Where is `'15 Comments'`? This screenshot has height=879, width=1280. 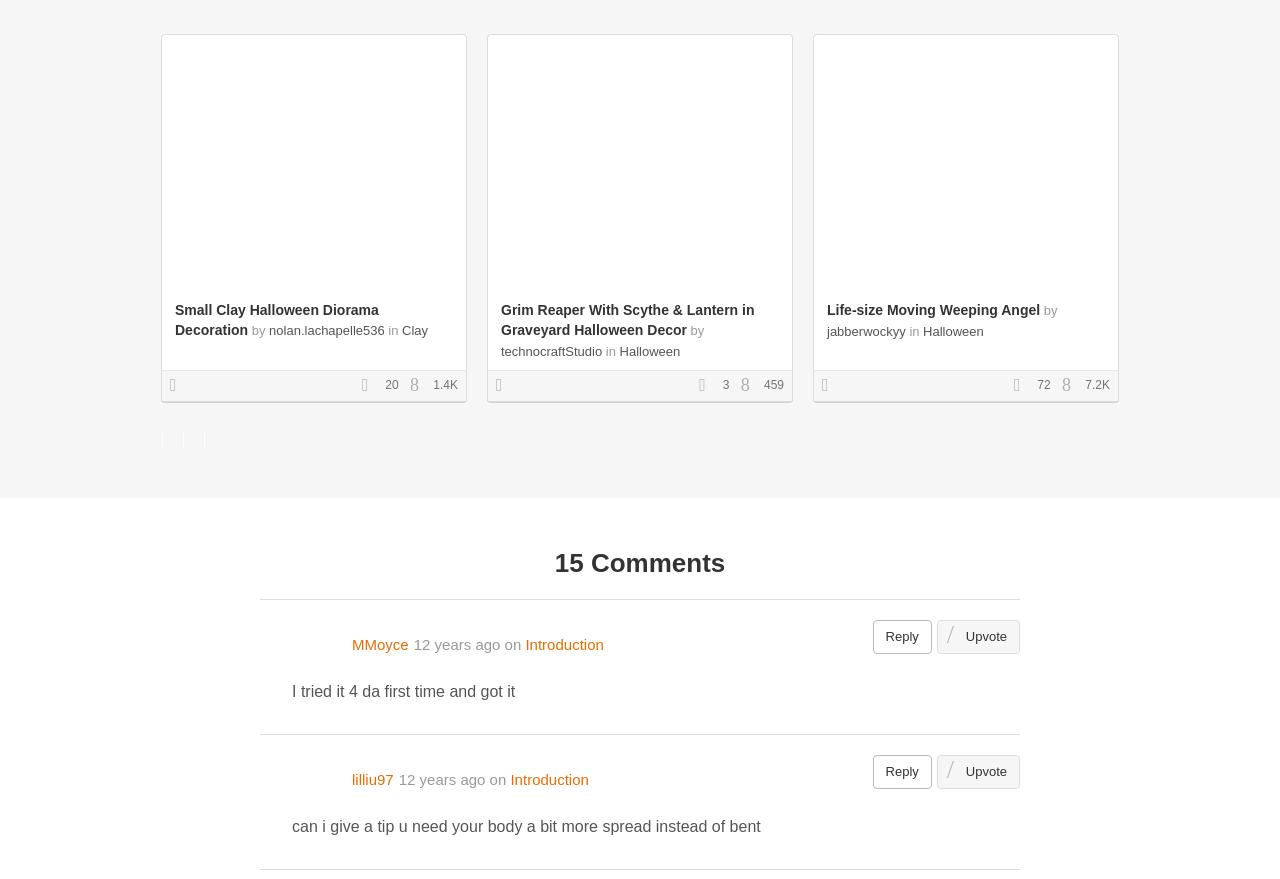
'15 Comments' is located at coordinates (638, 561).